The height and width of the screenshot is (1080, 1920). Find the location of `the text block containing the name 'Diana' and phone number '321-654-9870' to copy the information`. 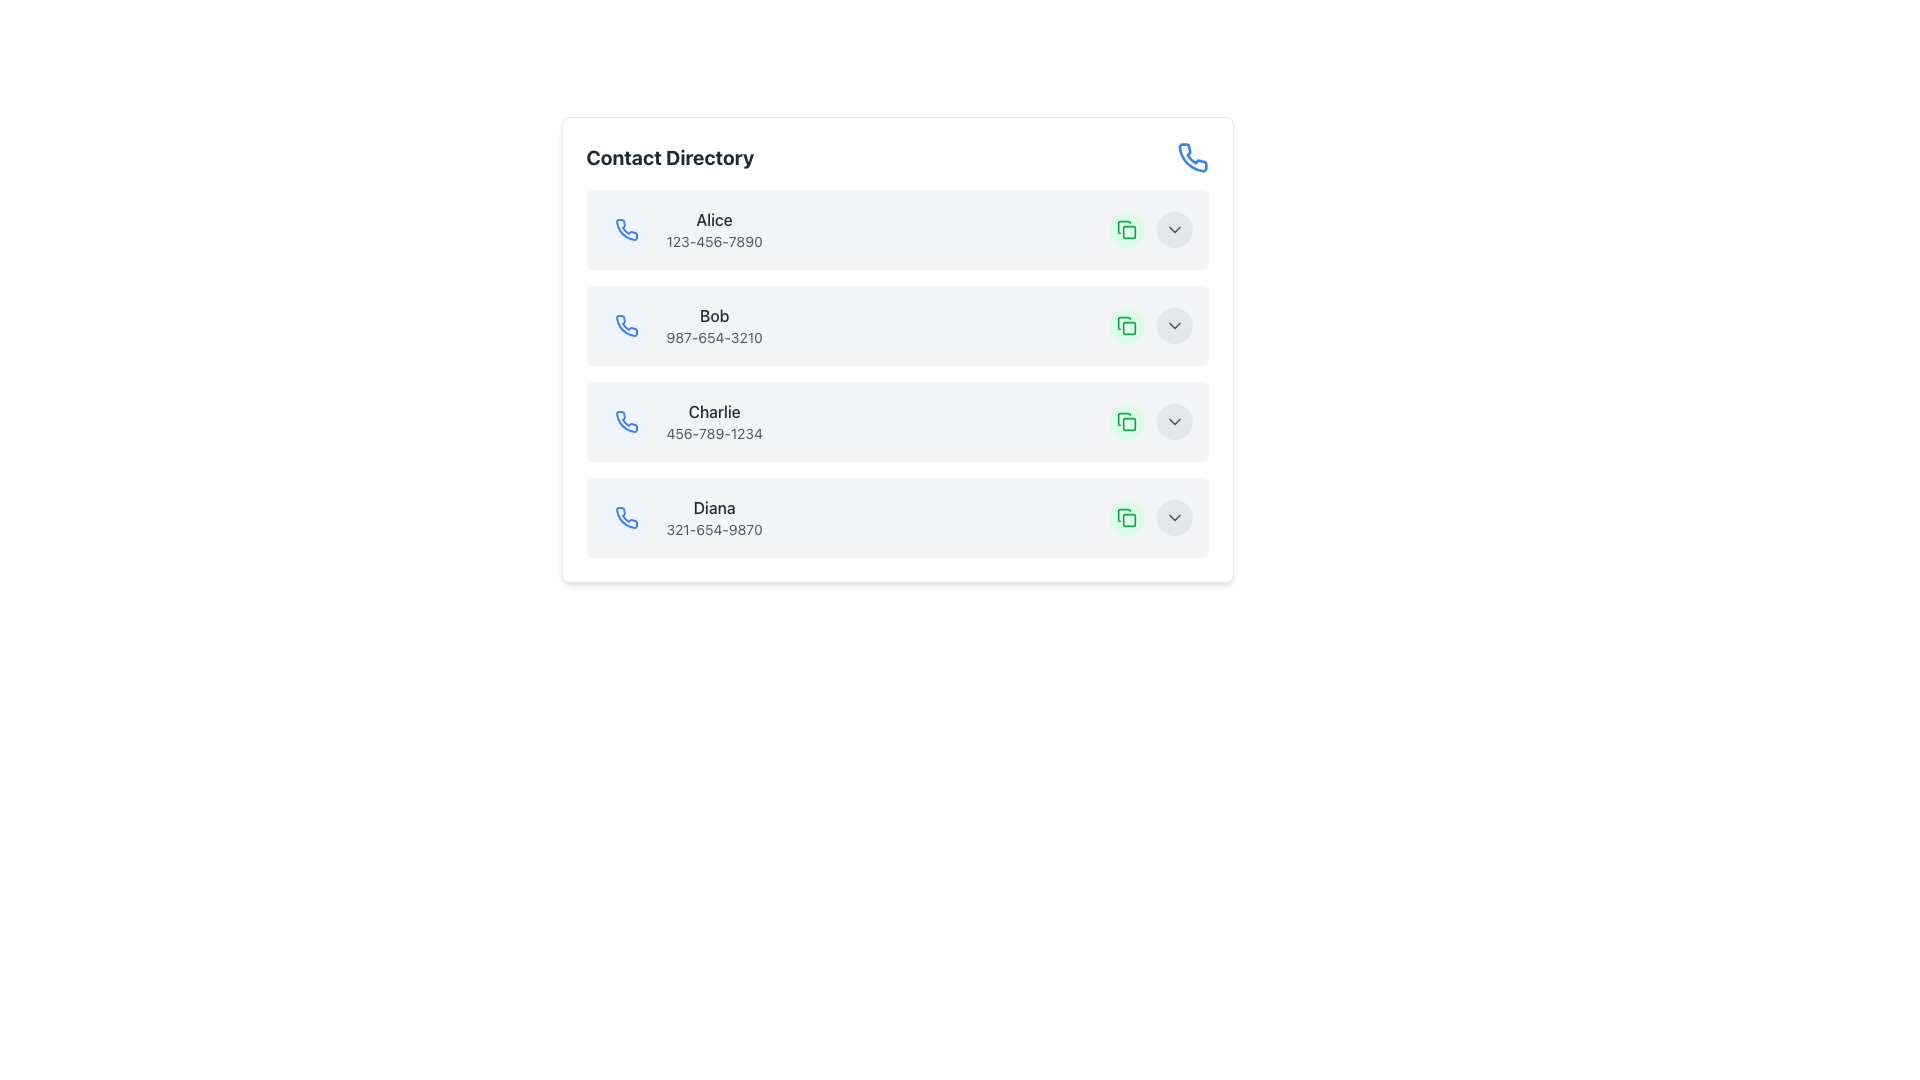

the text block containing the name 'Diana' and phone number '321-654-9870' to copy the information is located at coordinates (714, 516).